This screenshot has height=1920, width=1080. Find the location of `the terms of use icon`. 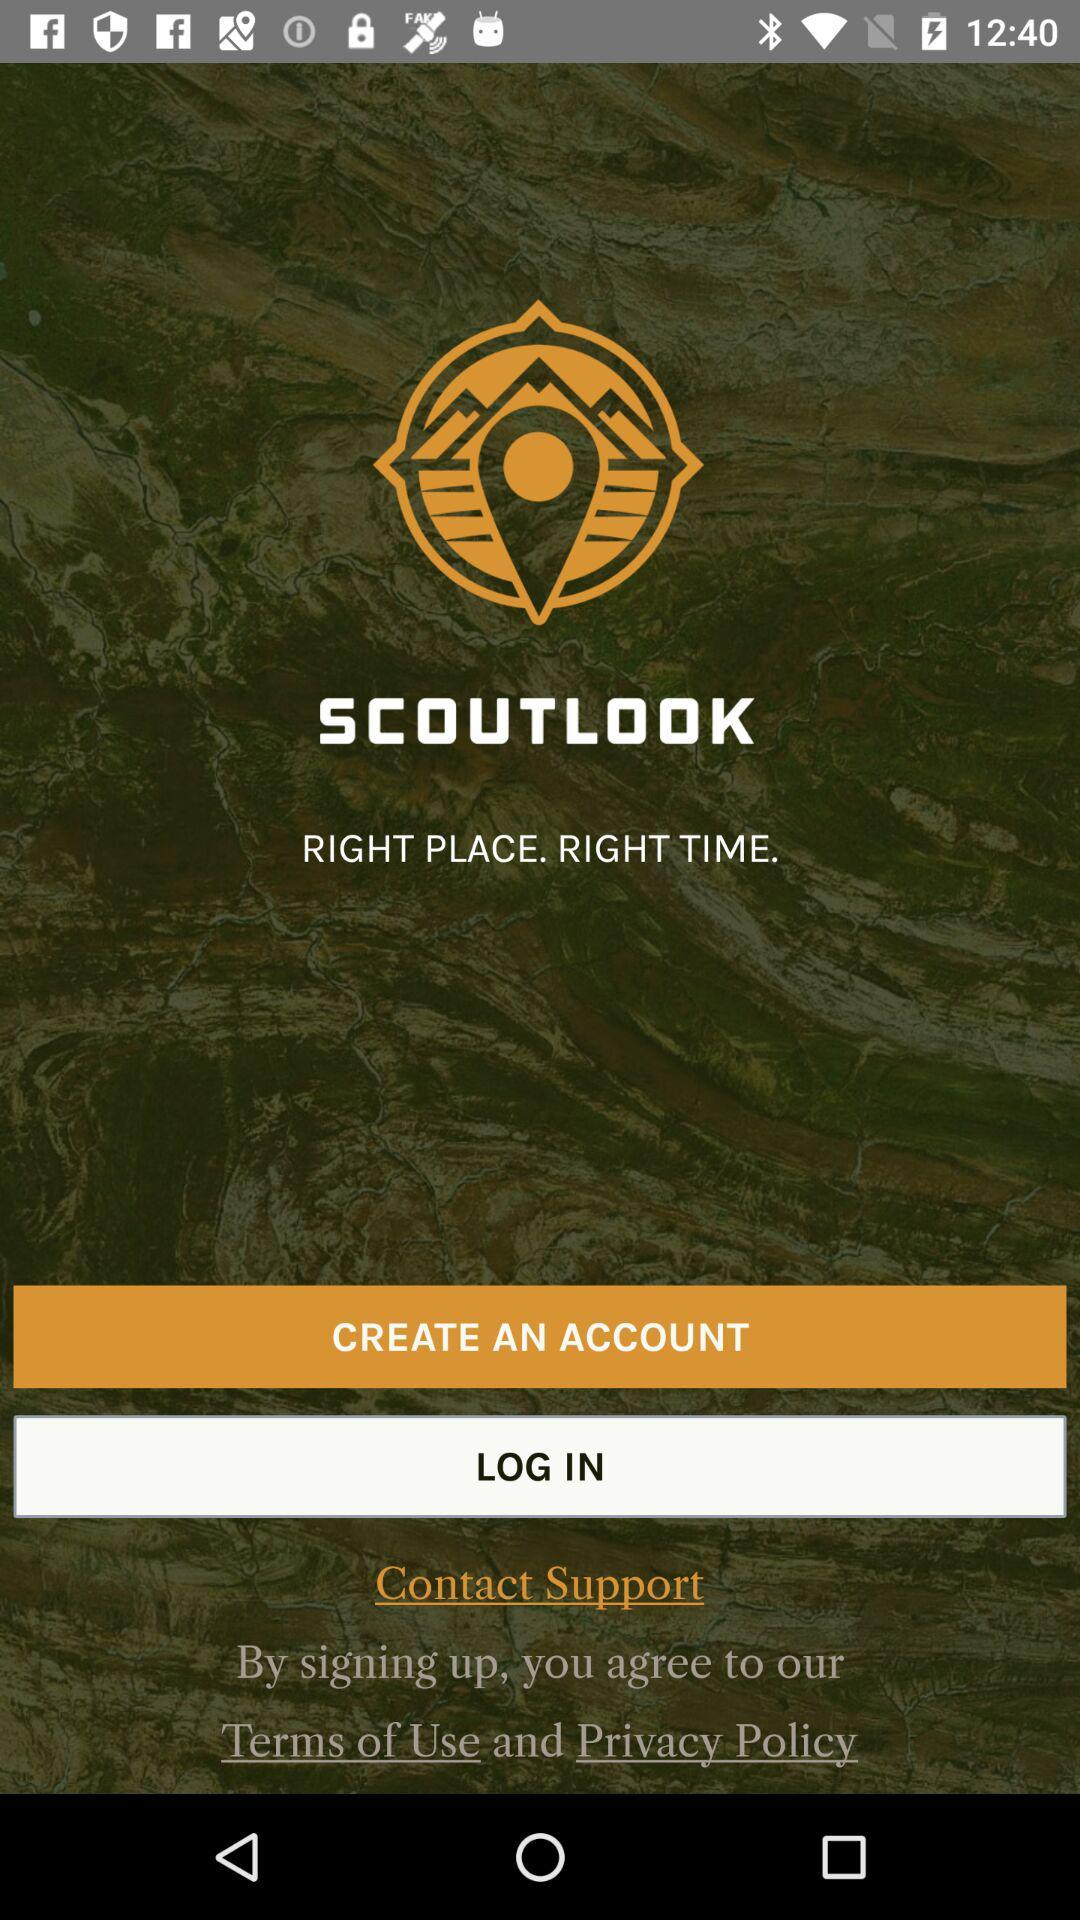

the terms of use icon is located at coordinates (350, 1740).